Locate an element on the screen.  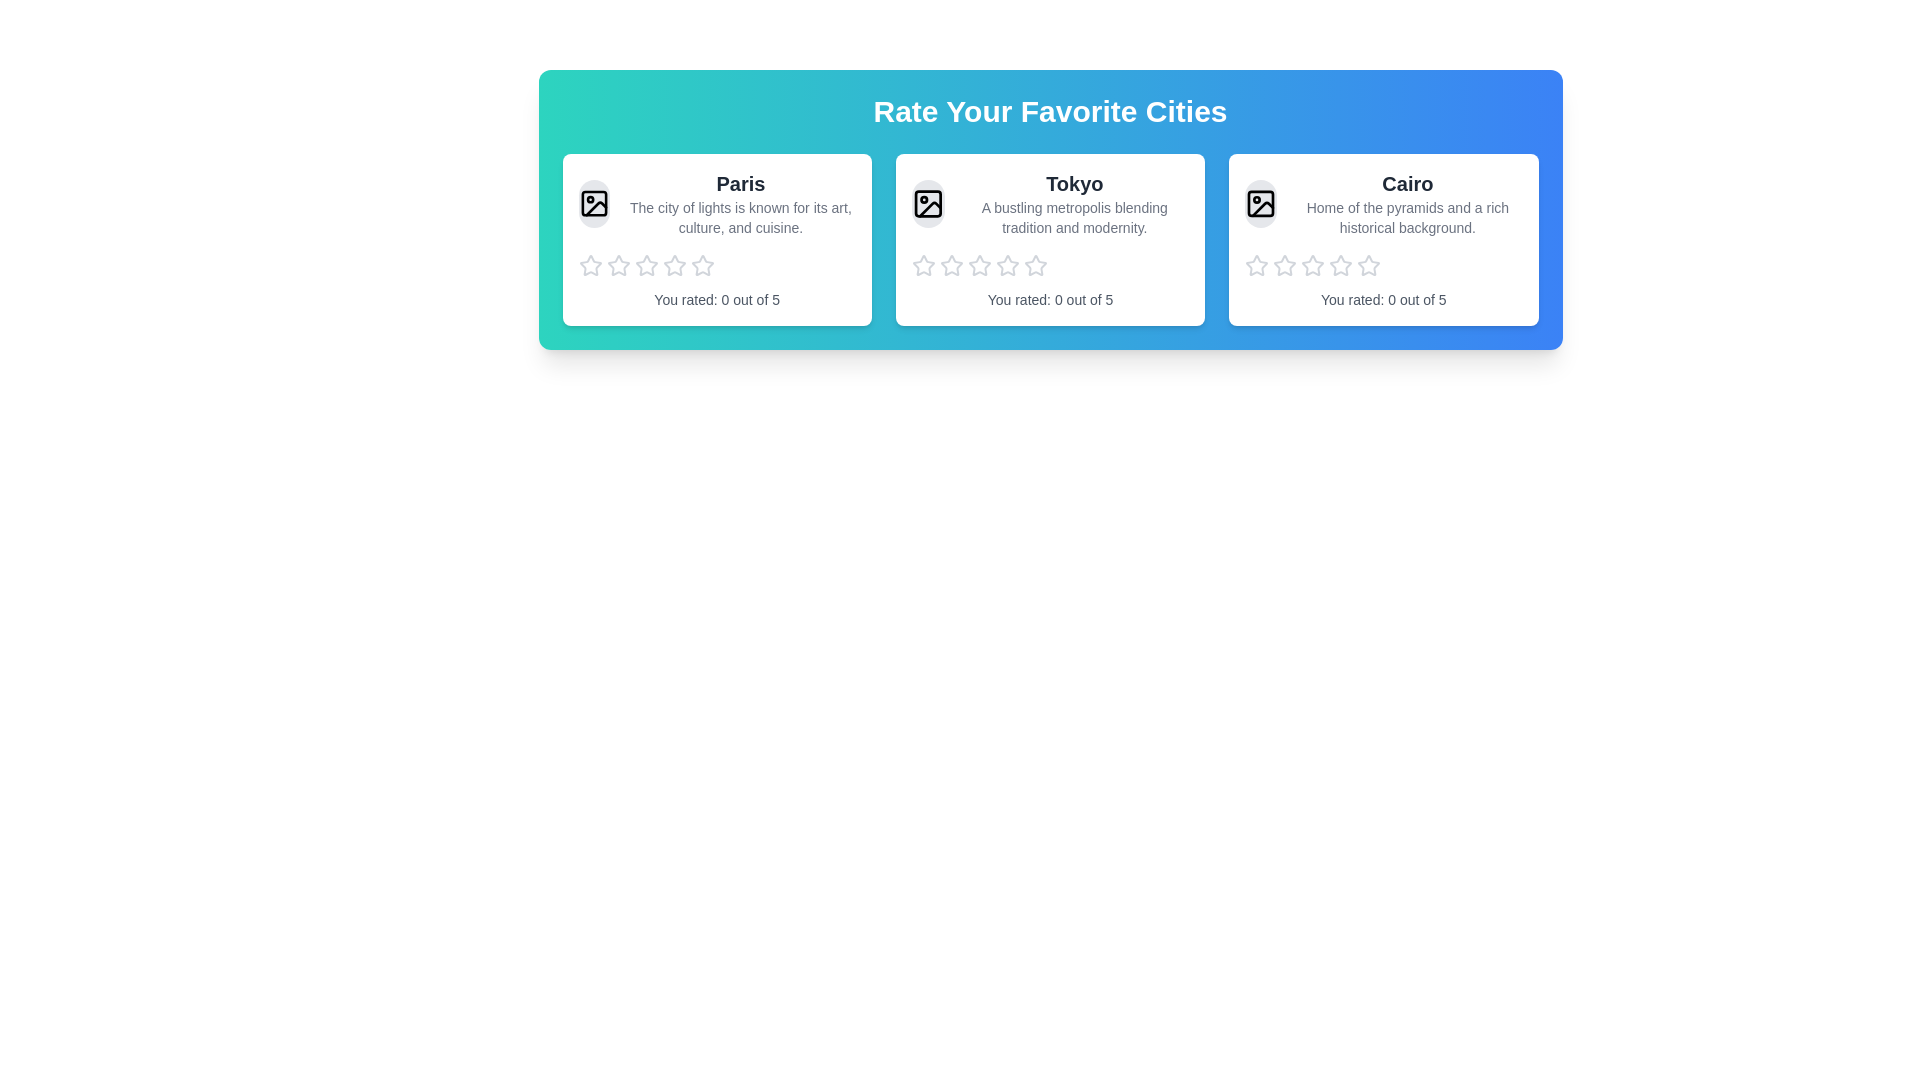
the second star icon is located at coordinates (1007, 264).